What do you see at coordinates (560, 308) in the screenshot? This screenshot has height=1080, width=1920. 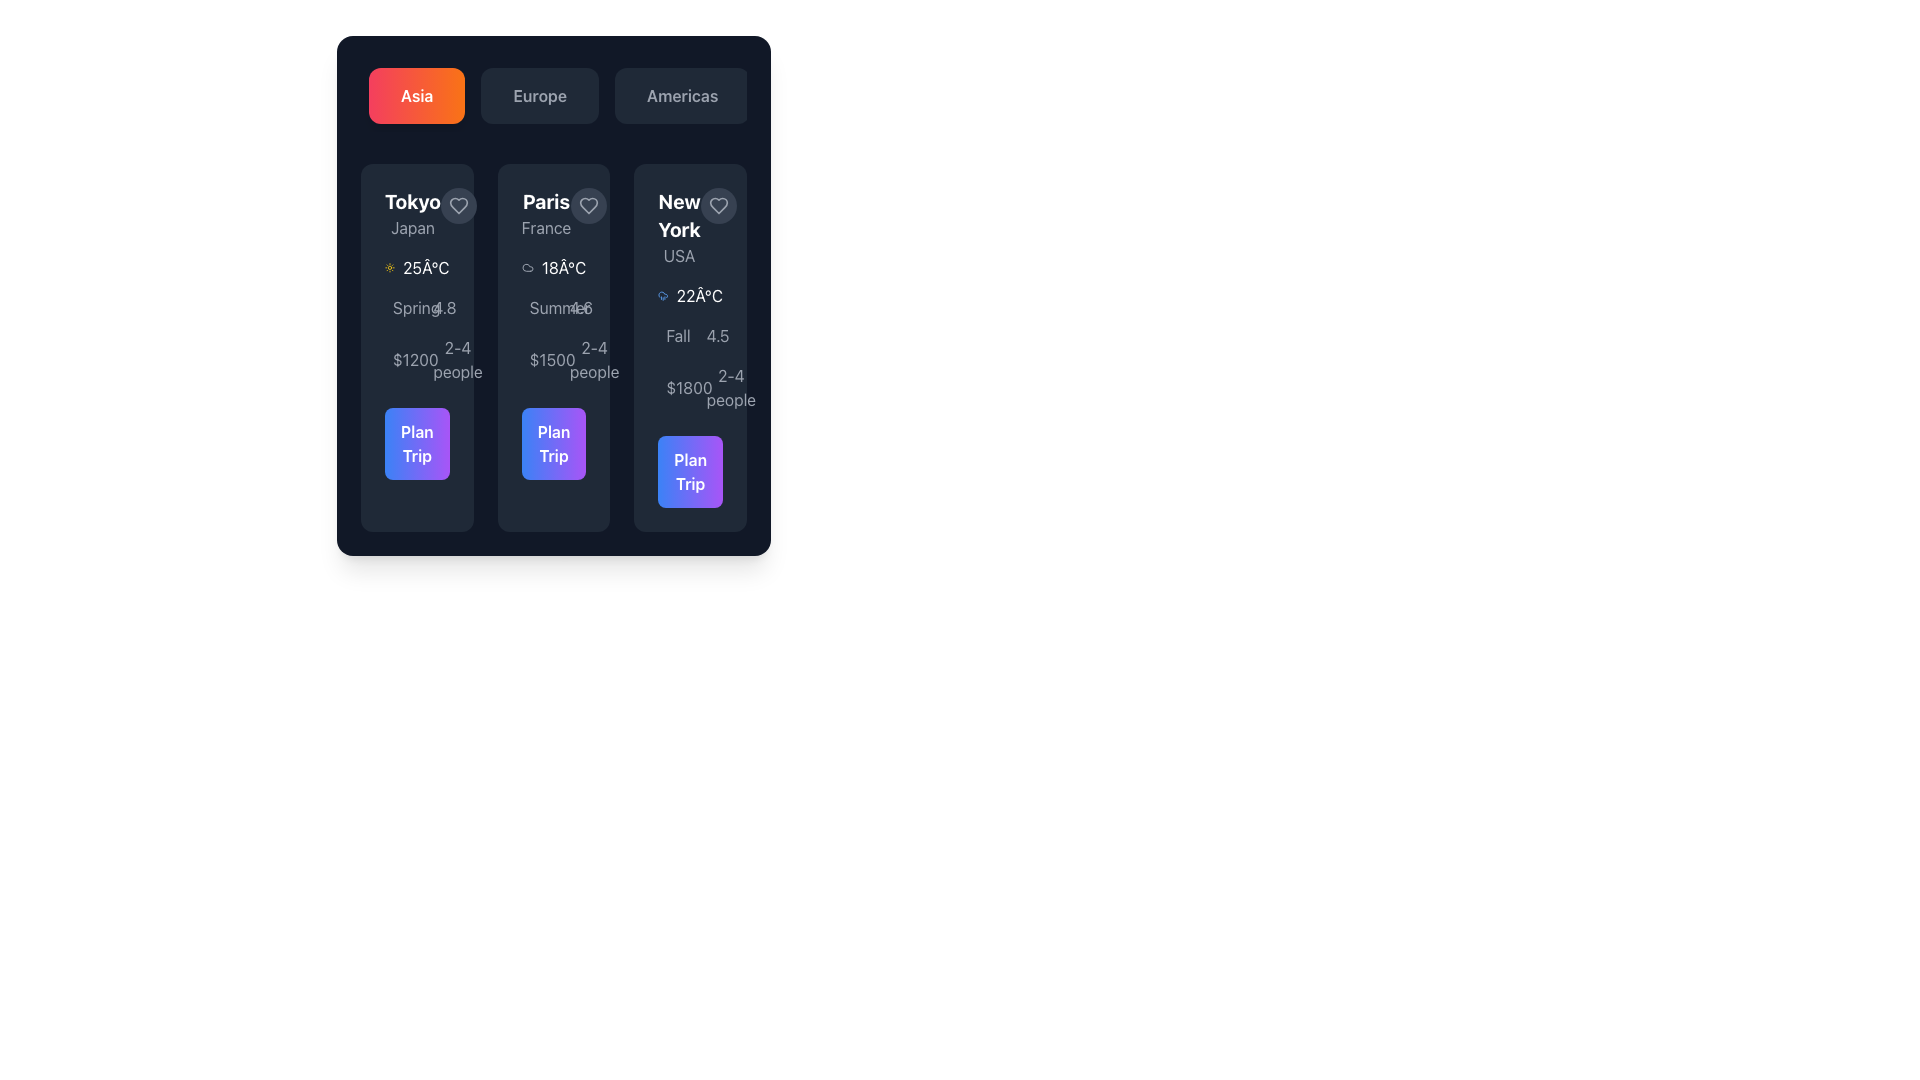 I see `the text label that reads 'Summer', which is centrally aligned within the second card of a horizontally aligned group, positioned below the temperature information ('18°C') and above the pricing information ('$1500')` at bounding box center [560, 308].